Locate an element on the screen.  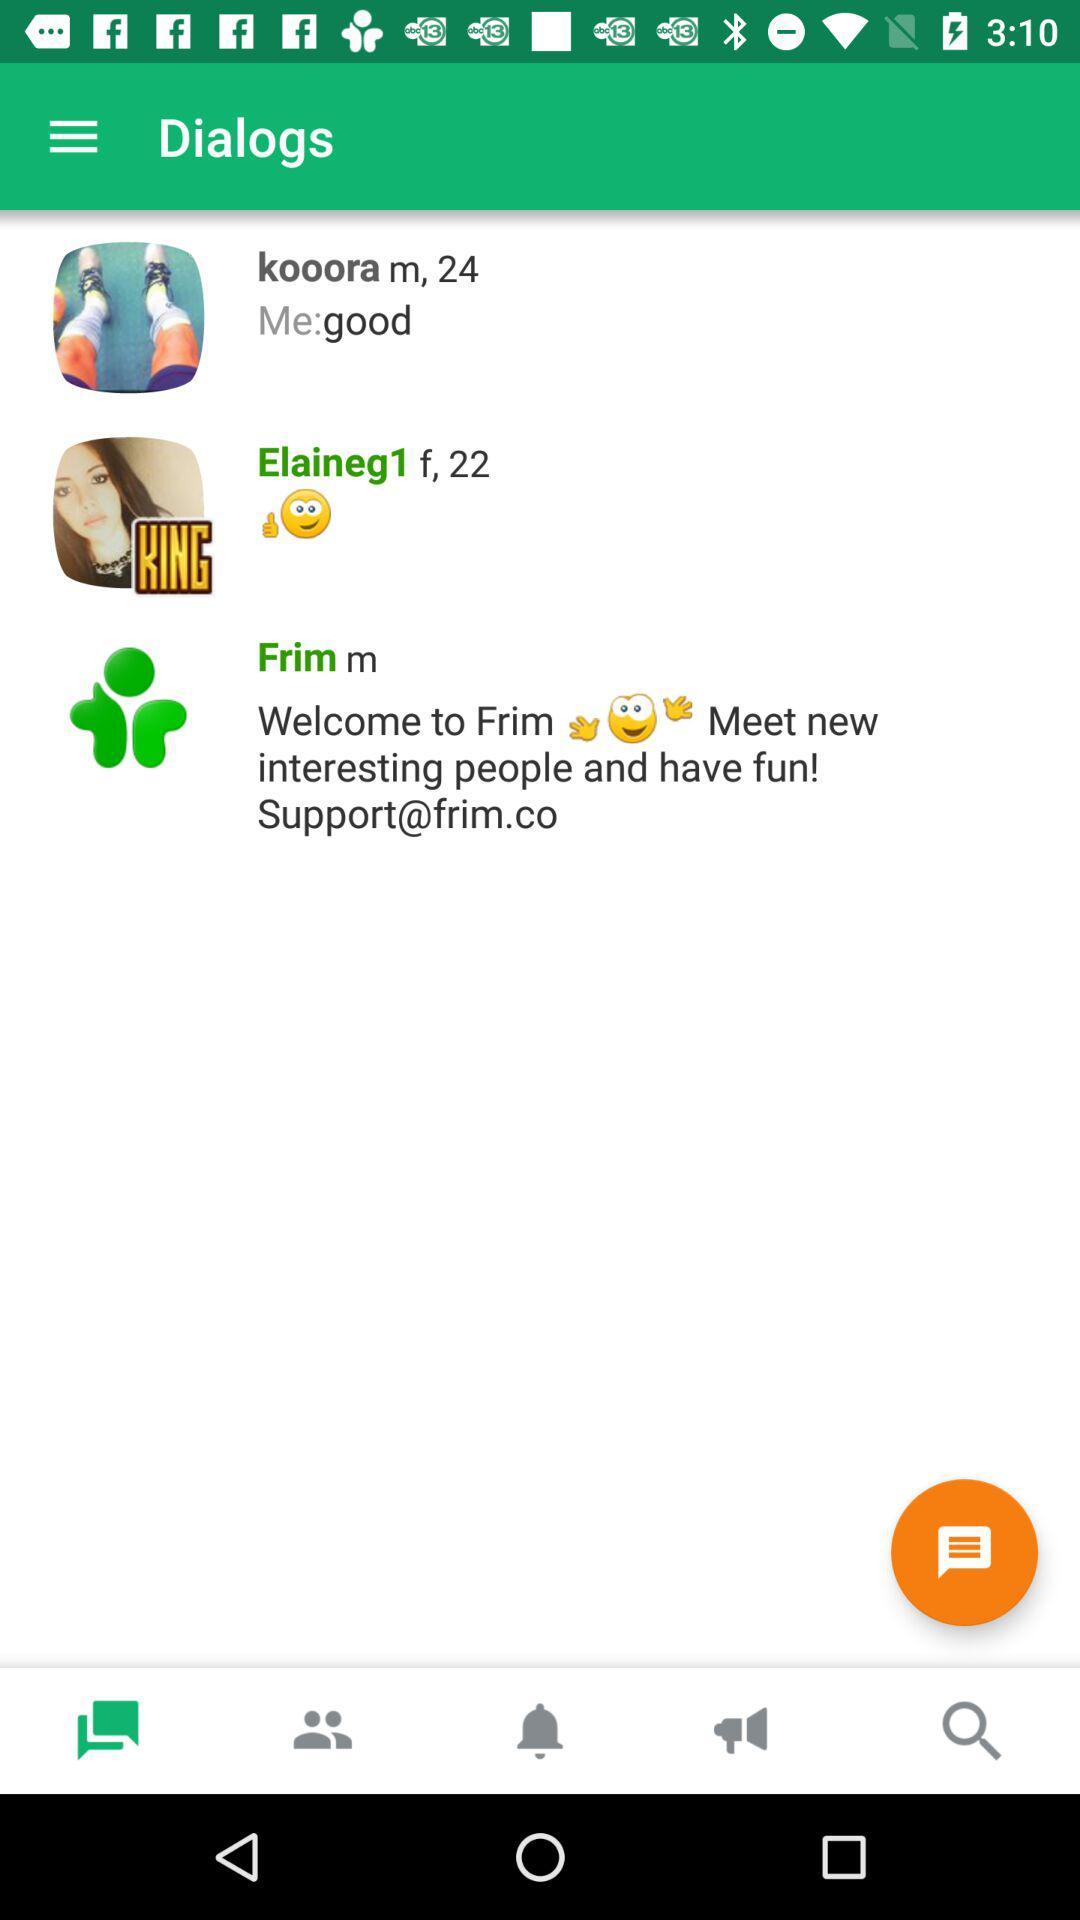
item next to the f, 22 item is located at coordinates (326, 455).